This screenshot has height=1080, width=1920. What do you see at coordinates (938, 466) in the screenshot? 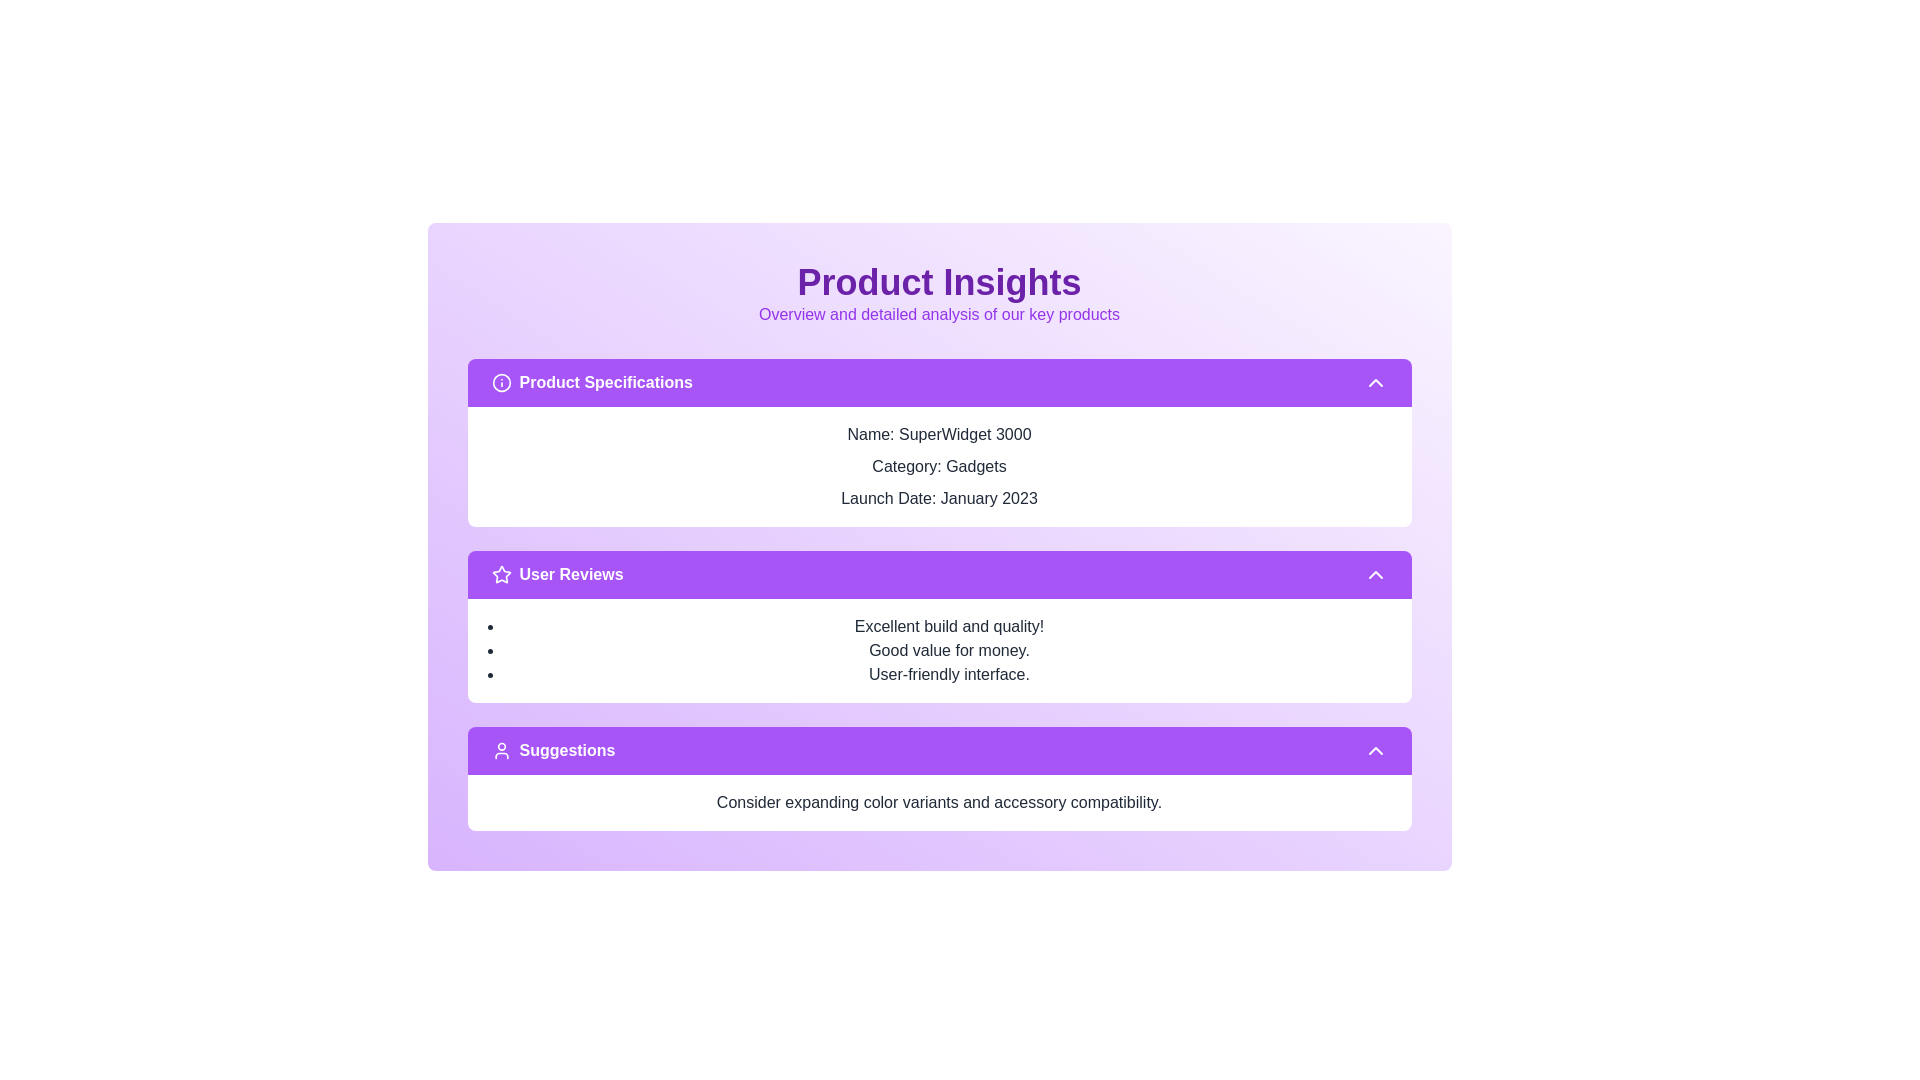
I see `the text block that provides product information, located below the 'Product Specifications' header section and centrally positioned within the layout` at bounding box center [938, 466].